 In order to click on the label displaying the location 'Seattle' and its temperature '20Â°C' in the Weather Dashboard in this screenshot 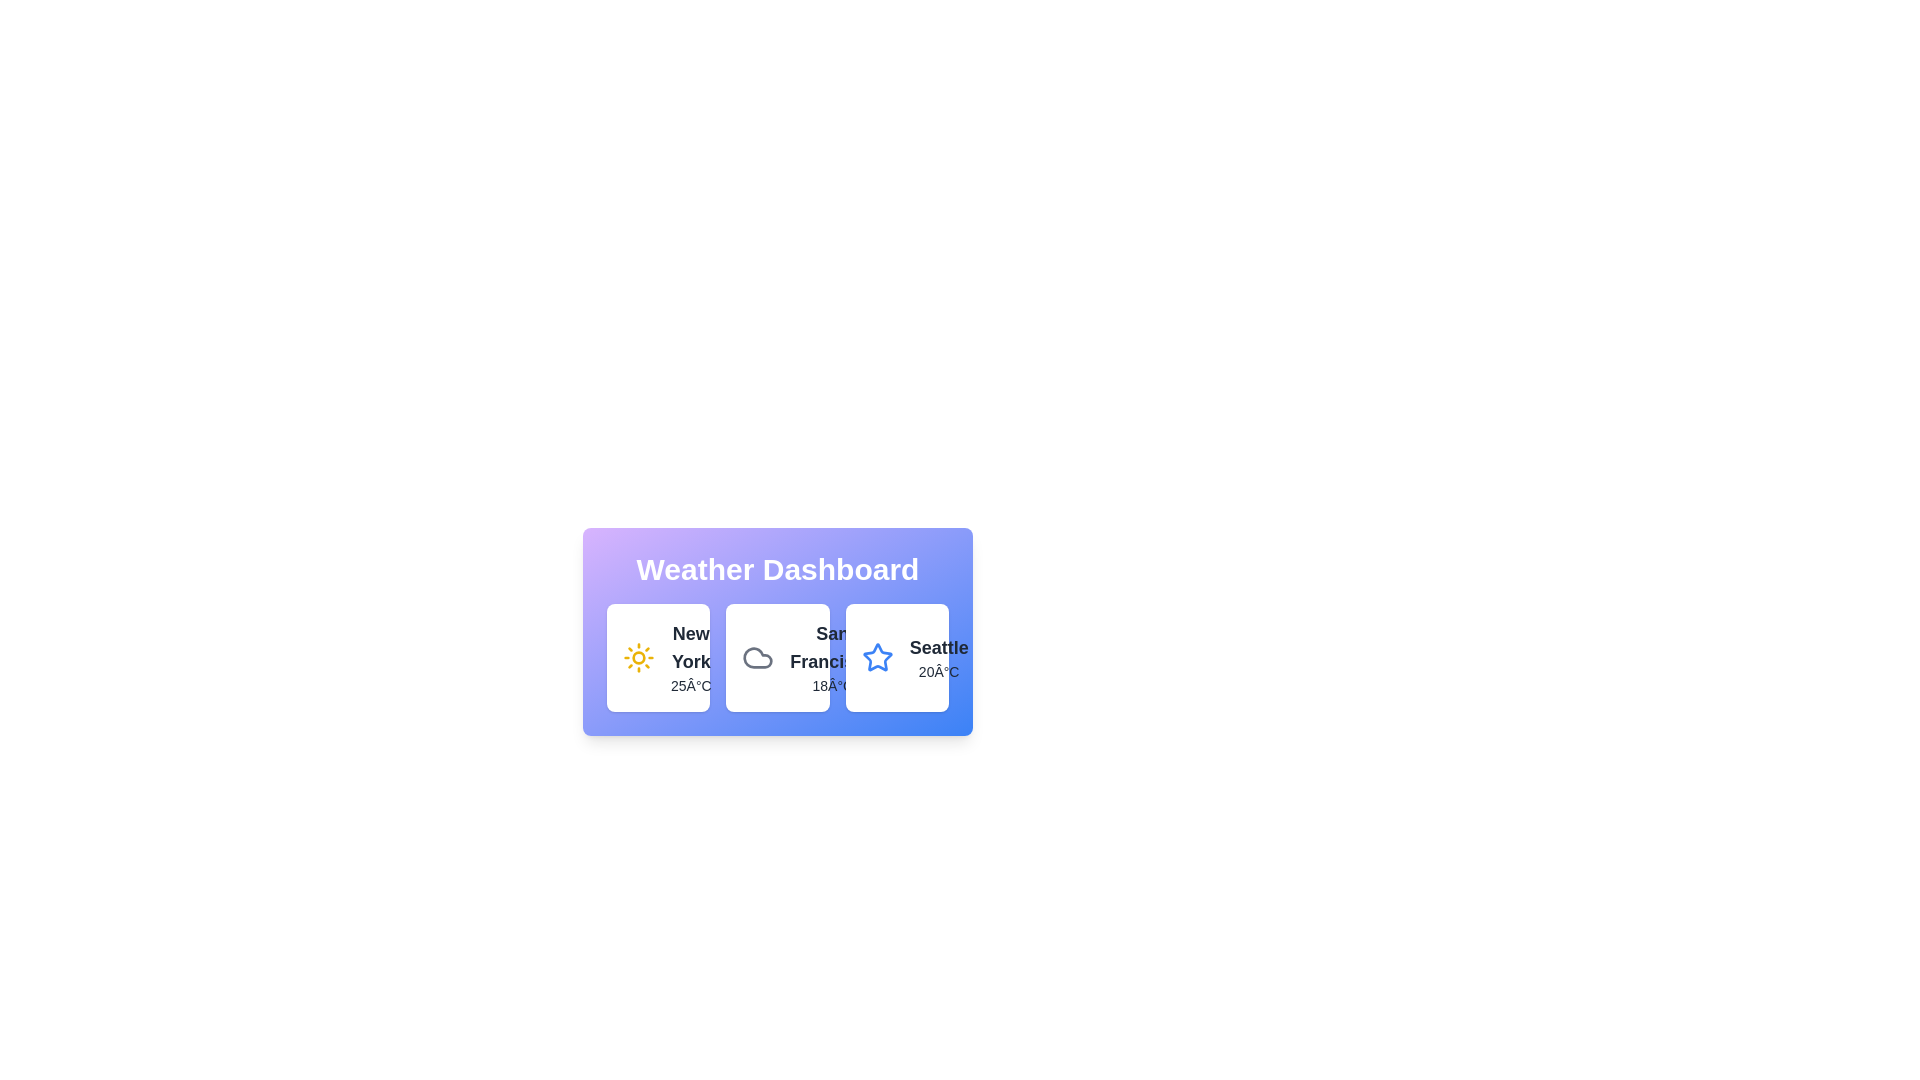, I will do `click(938, 658)`.